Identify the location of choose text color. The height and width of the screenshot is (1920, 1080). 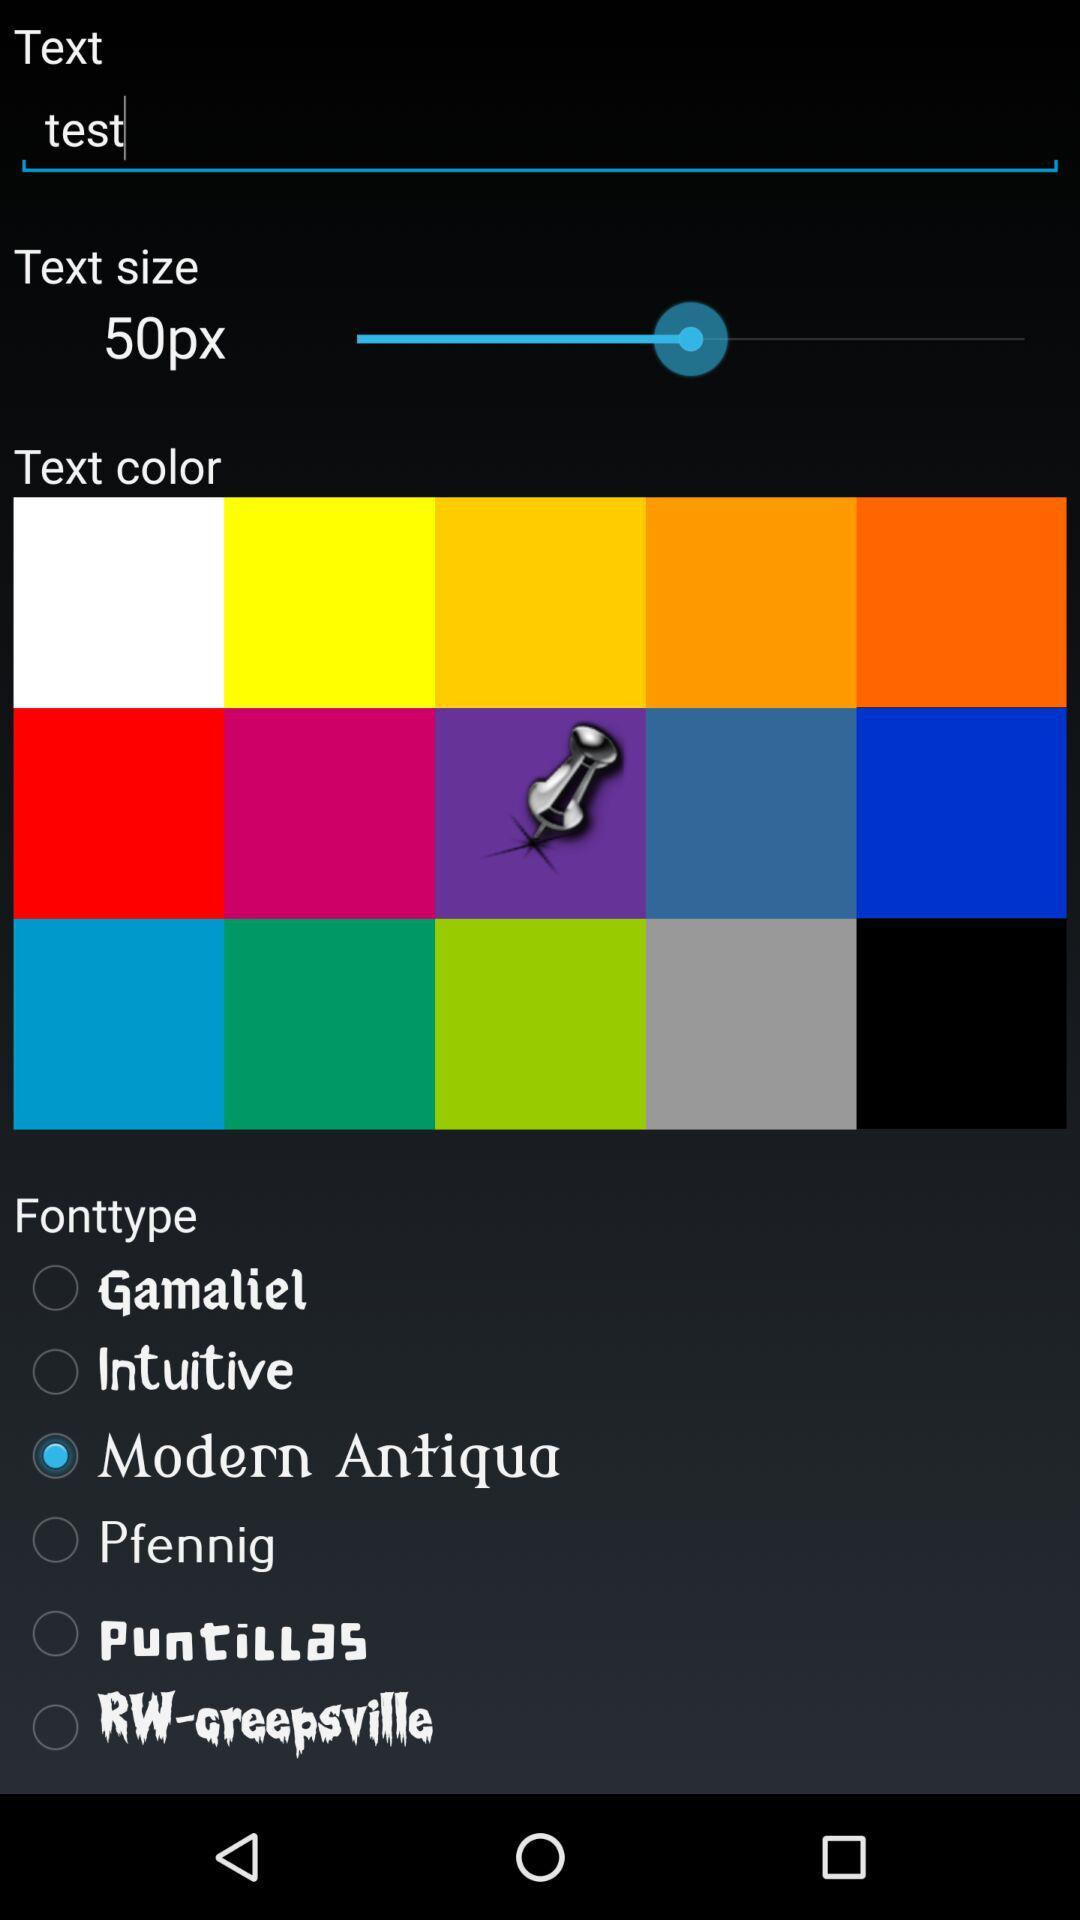
(118, 1024).